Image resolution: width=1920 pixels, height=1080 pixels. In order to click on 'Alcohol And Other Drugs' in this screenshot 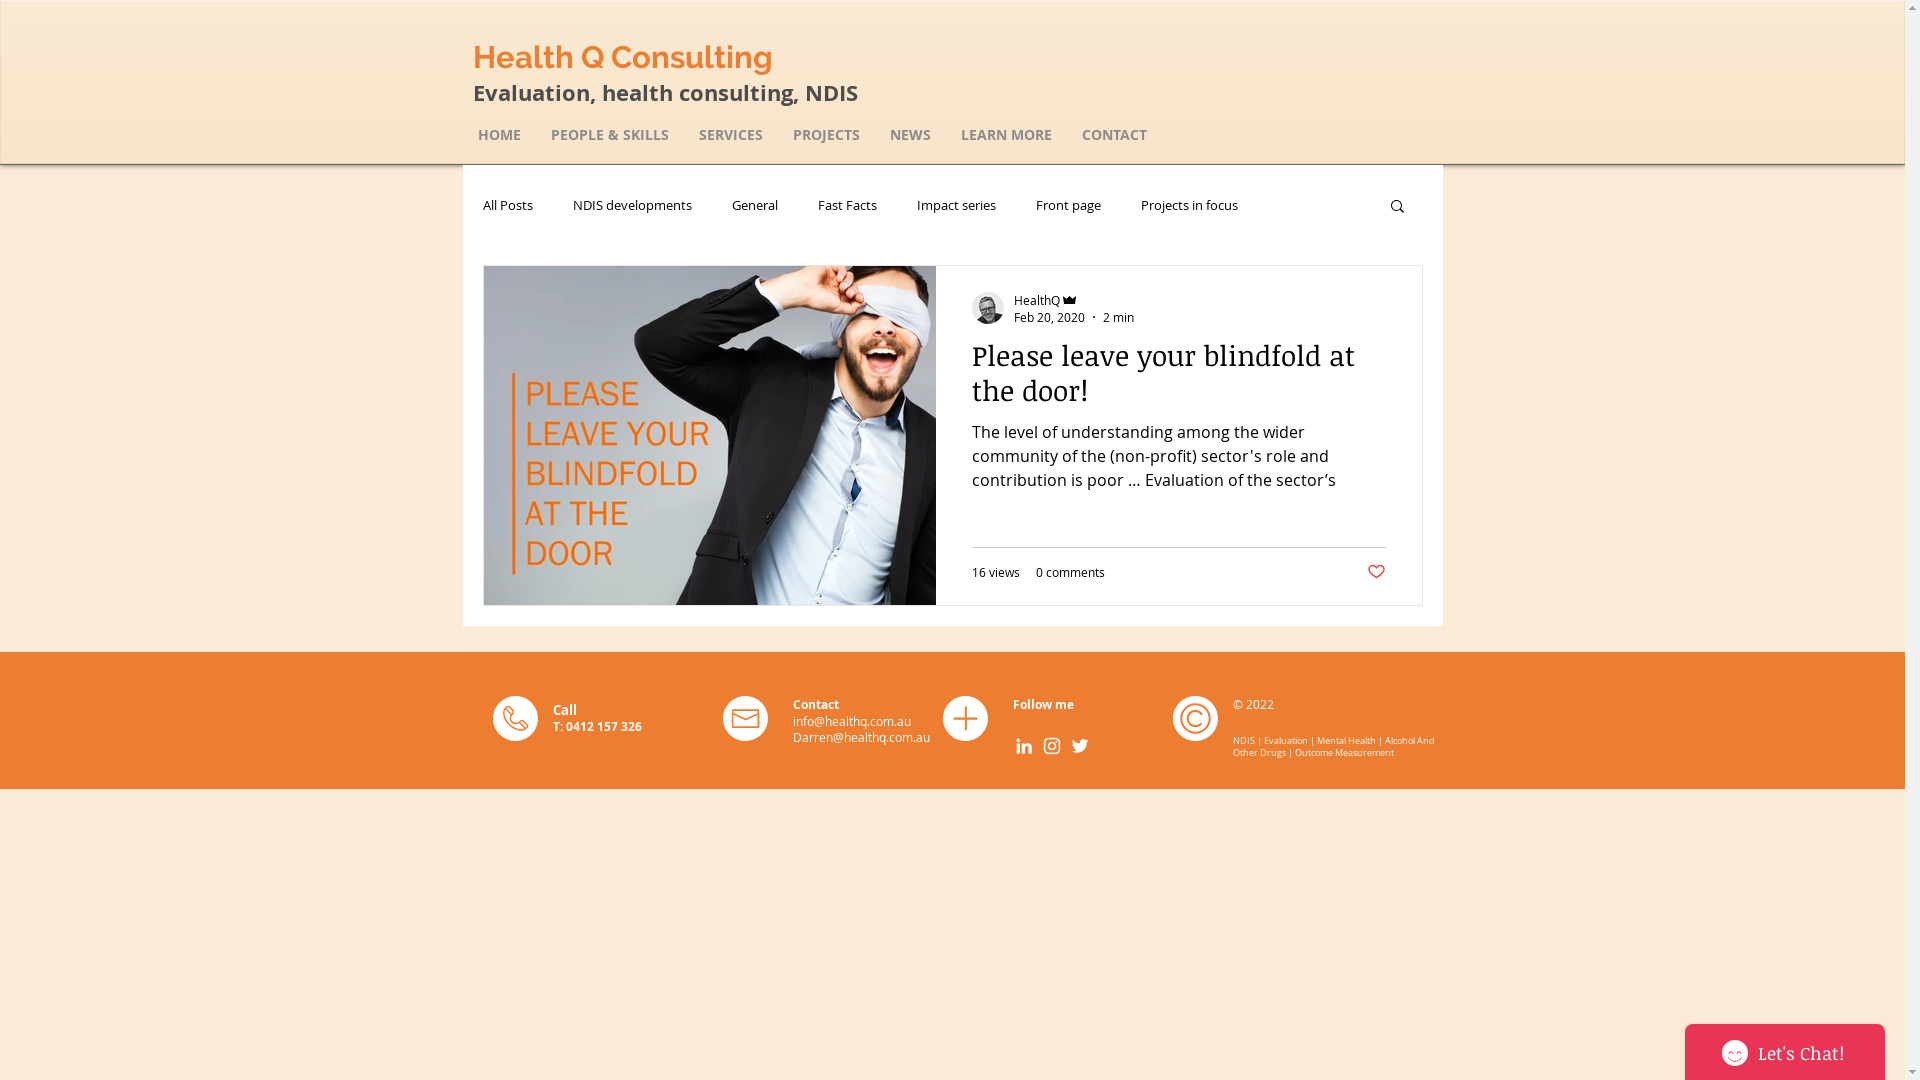, I will do `click(1231, 745)`.